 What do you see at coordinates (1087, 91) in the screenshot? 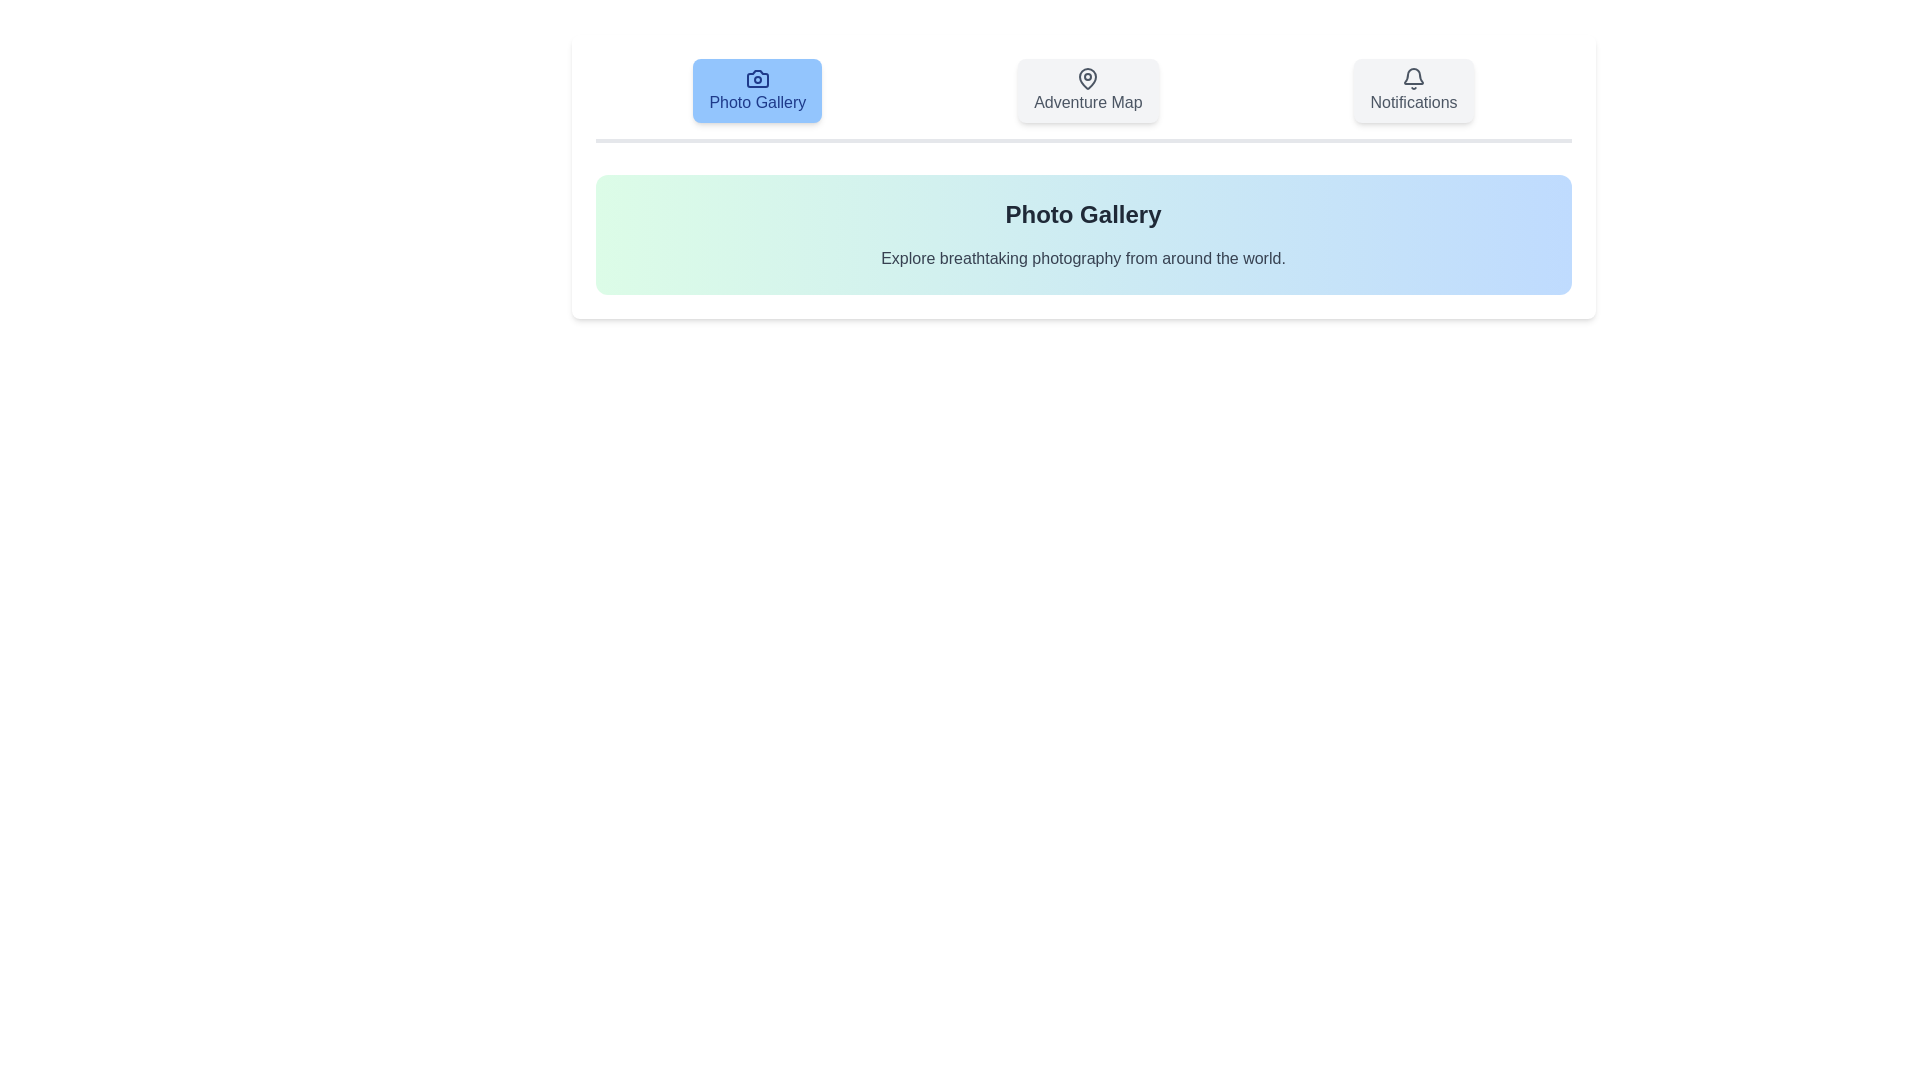
I see `the tab labeled Adventure Map` at bounding box center [1087, 91].